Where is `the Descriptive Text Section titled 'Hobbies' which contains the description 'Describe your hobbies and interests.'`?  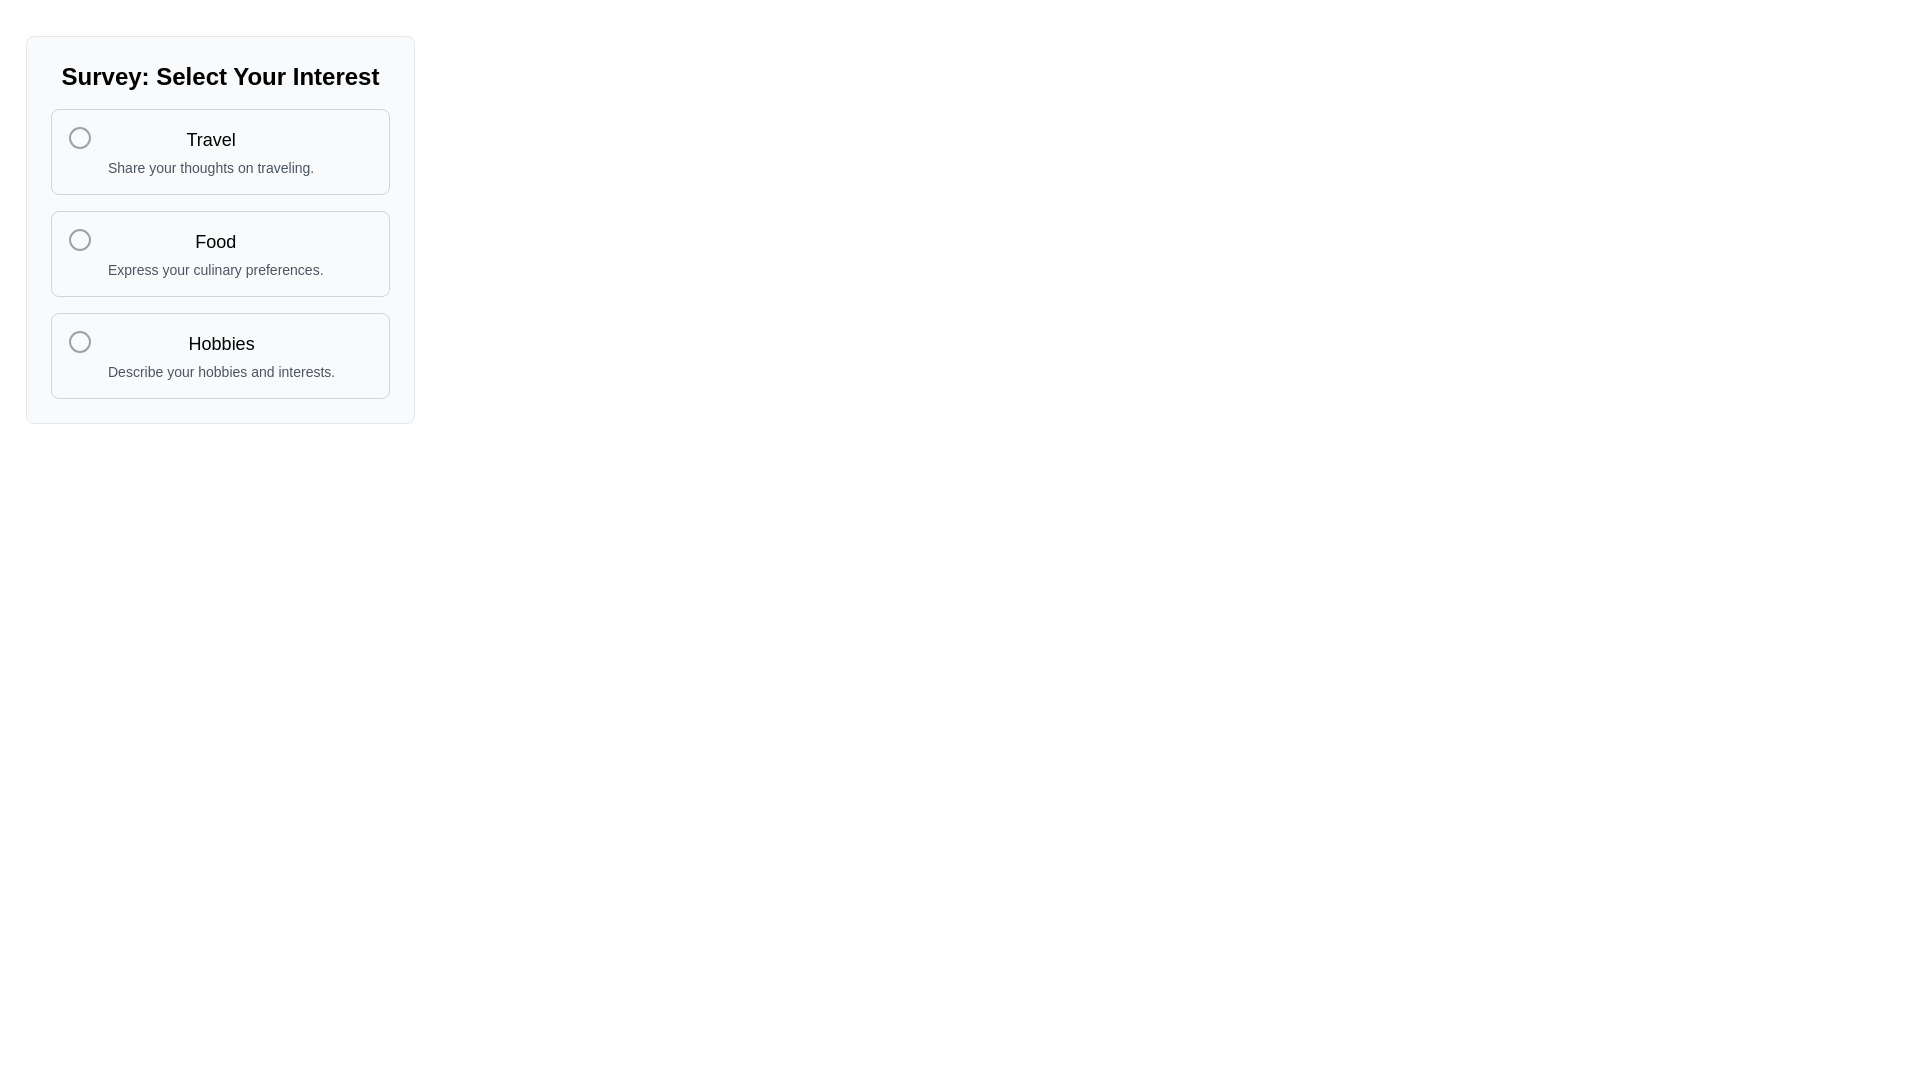 the Descriptive Text Section titled 'Hobbies' which contains the description 'Describe your hobbies and interests.' is located at coordinates (221, 354).